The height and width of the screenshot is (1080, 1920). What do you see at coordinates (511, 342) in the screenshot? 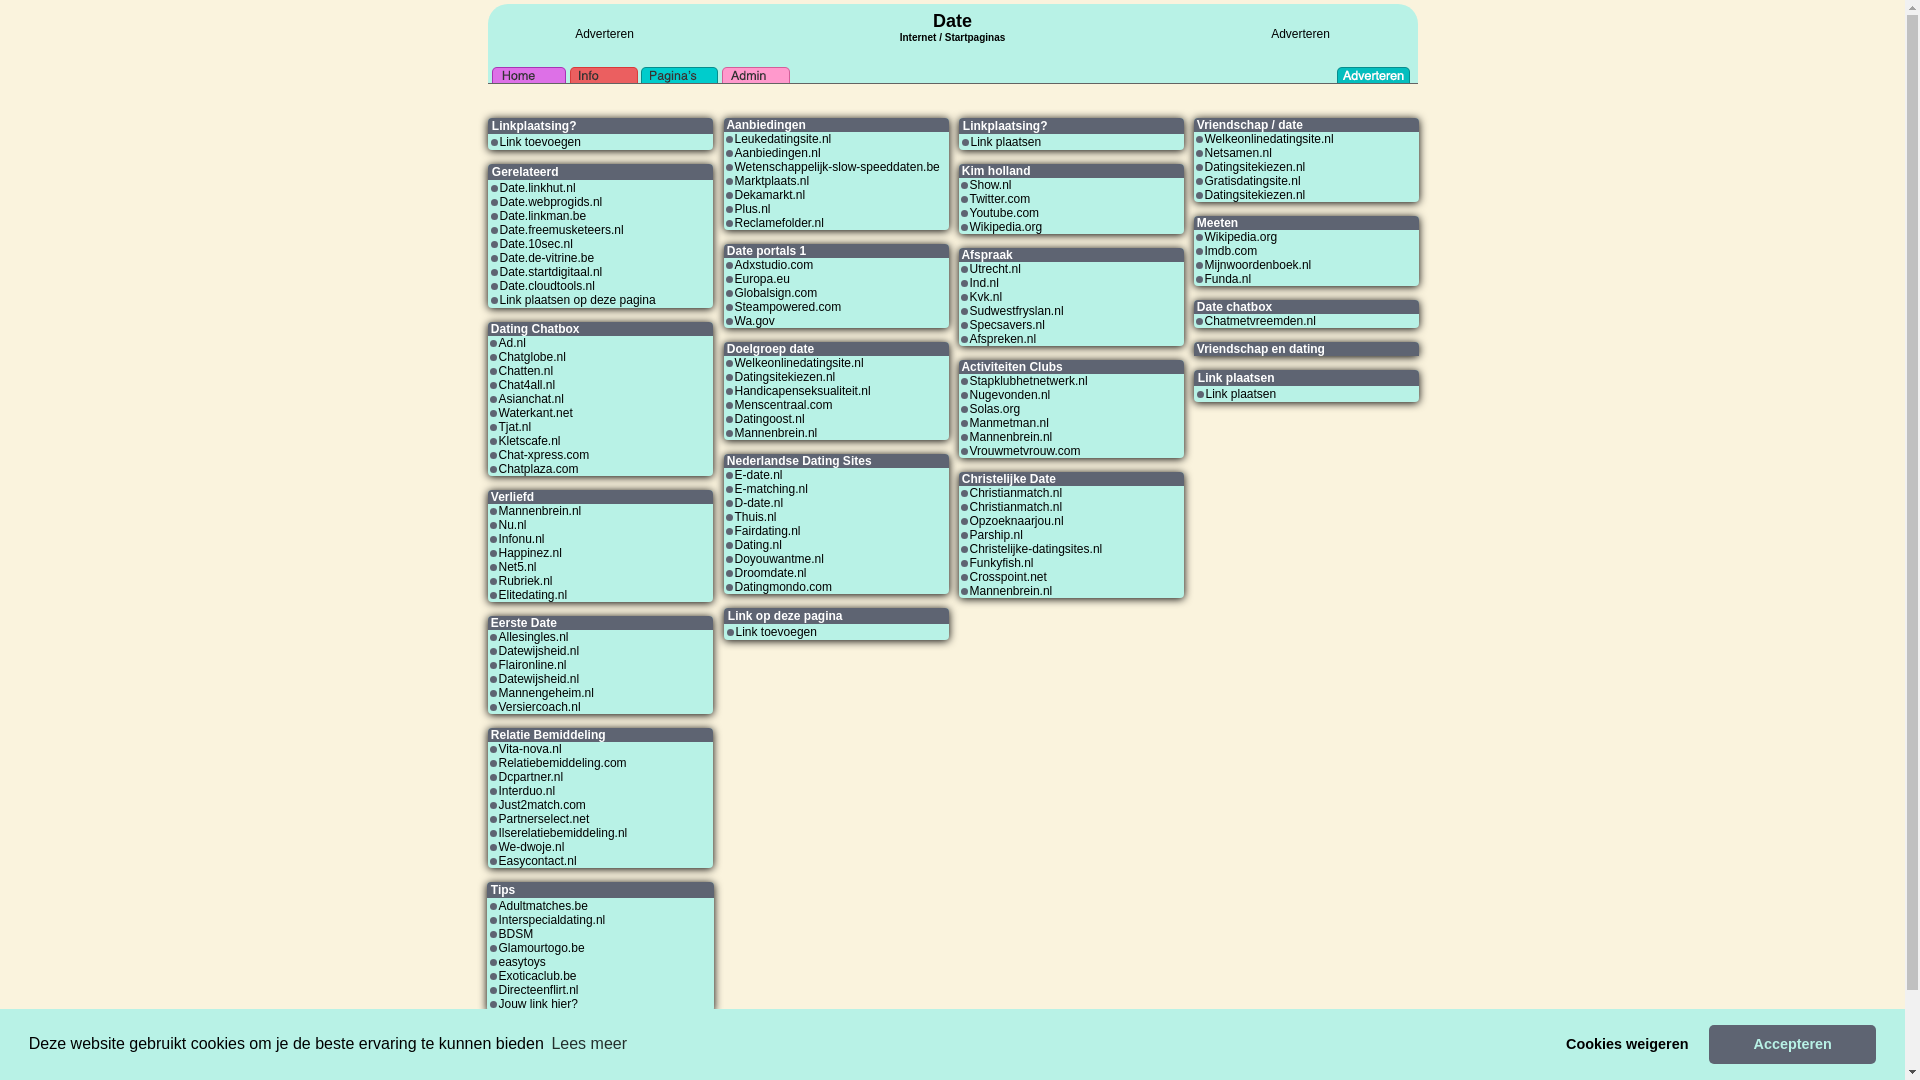
I see `'Ad.nl'` at bounding box center [511, 342].